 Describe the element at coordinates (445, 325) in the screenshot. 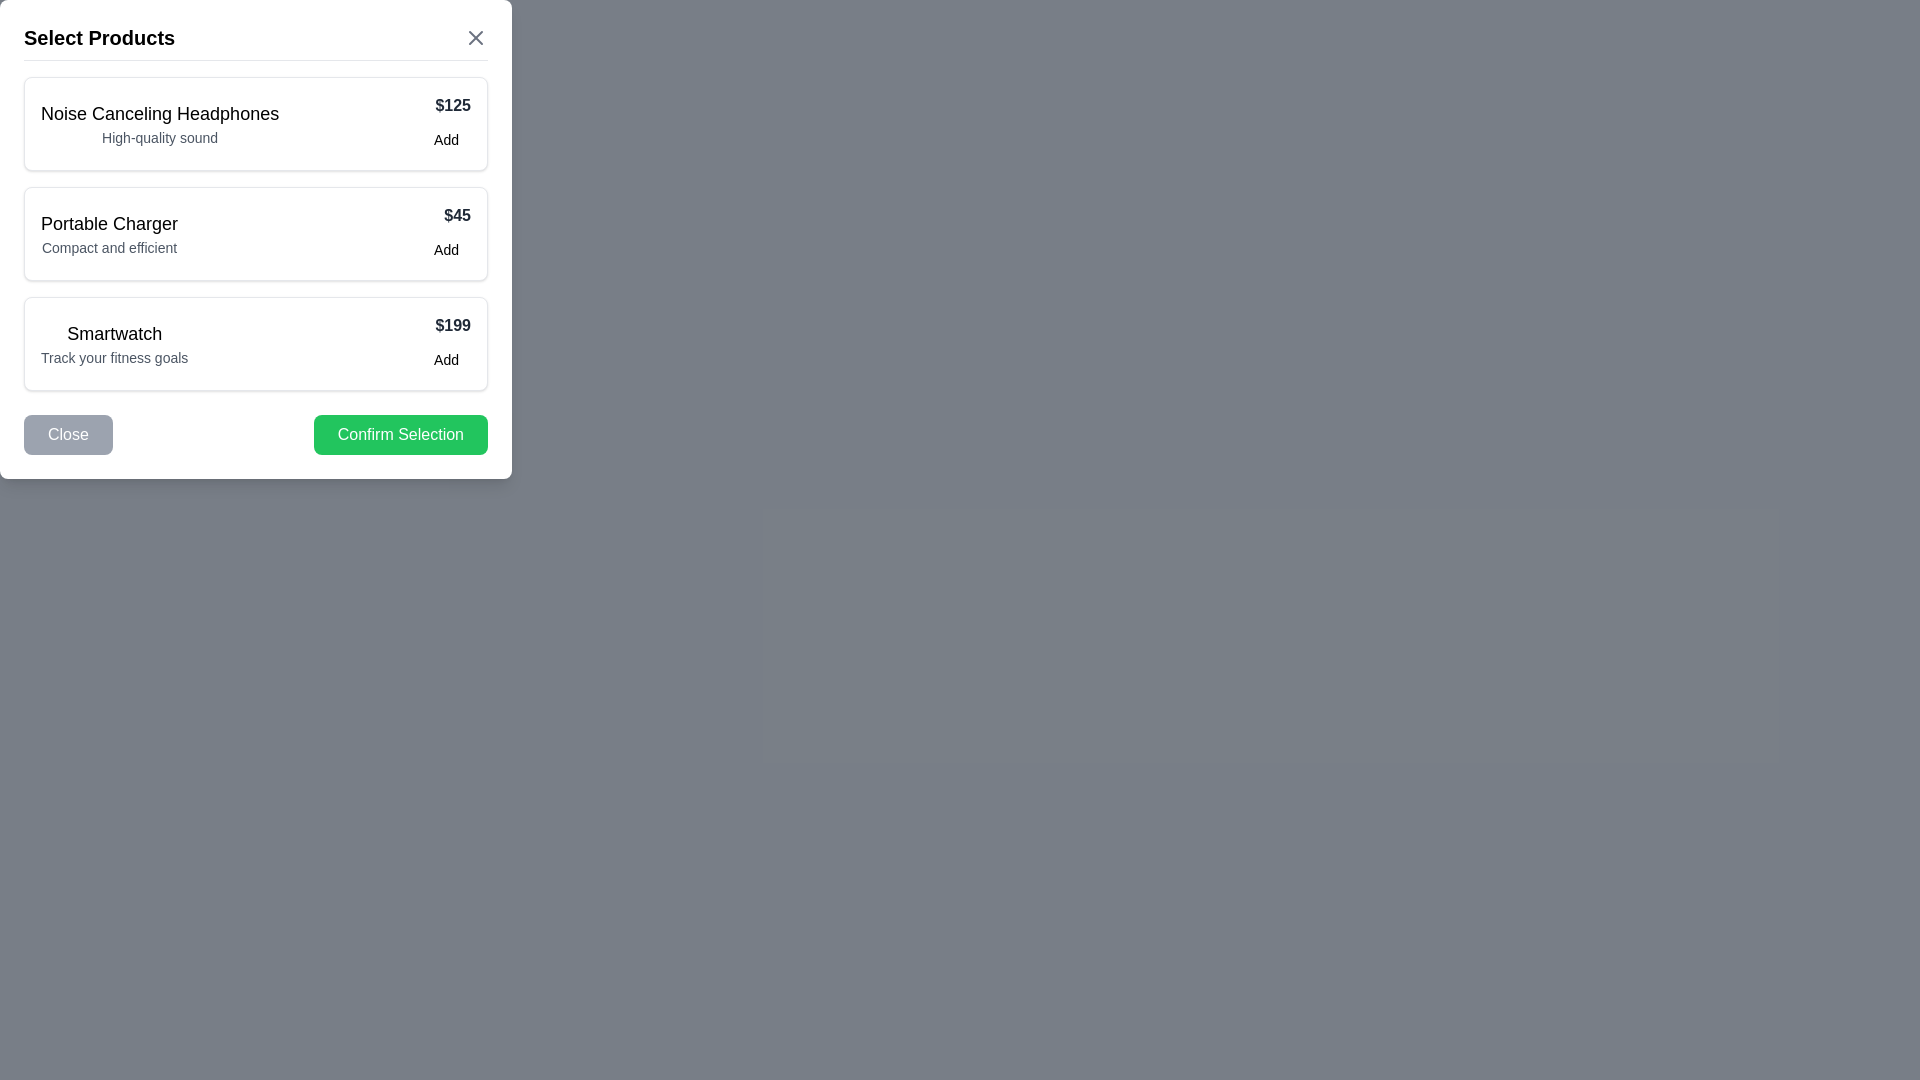

I see `the static text displaying the price '$199', which is bold and dark gray, located in the third row under the 'Smartwatch' product and aligned to the right above the 'Add' button` at that location.